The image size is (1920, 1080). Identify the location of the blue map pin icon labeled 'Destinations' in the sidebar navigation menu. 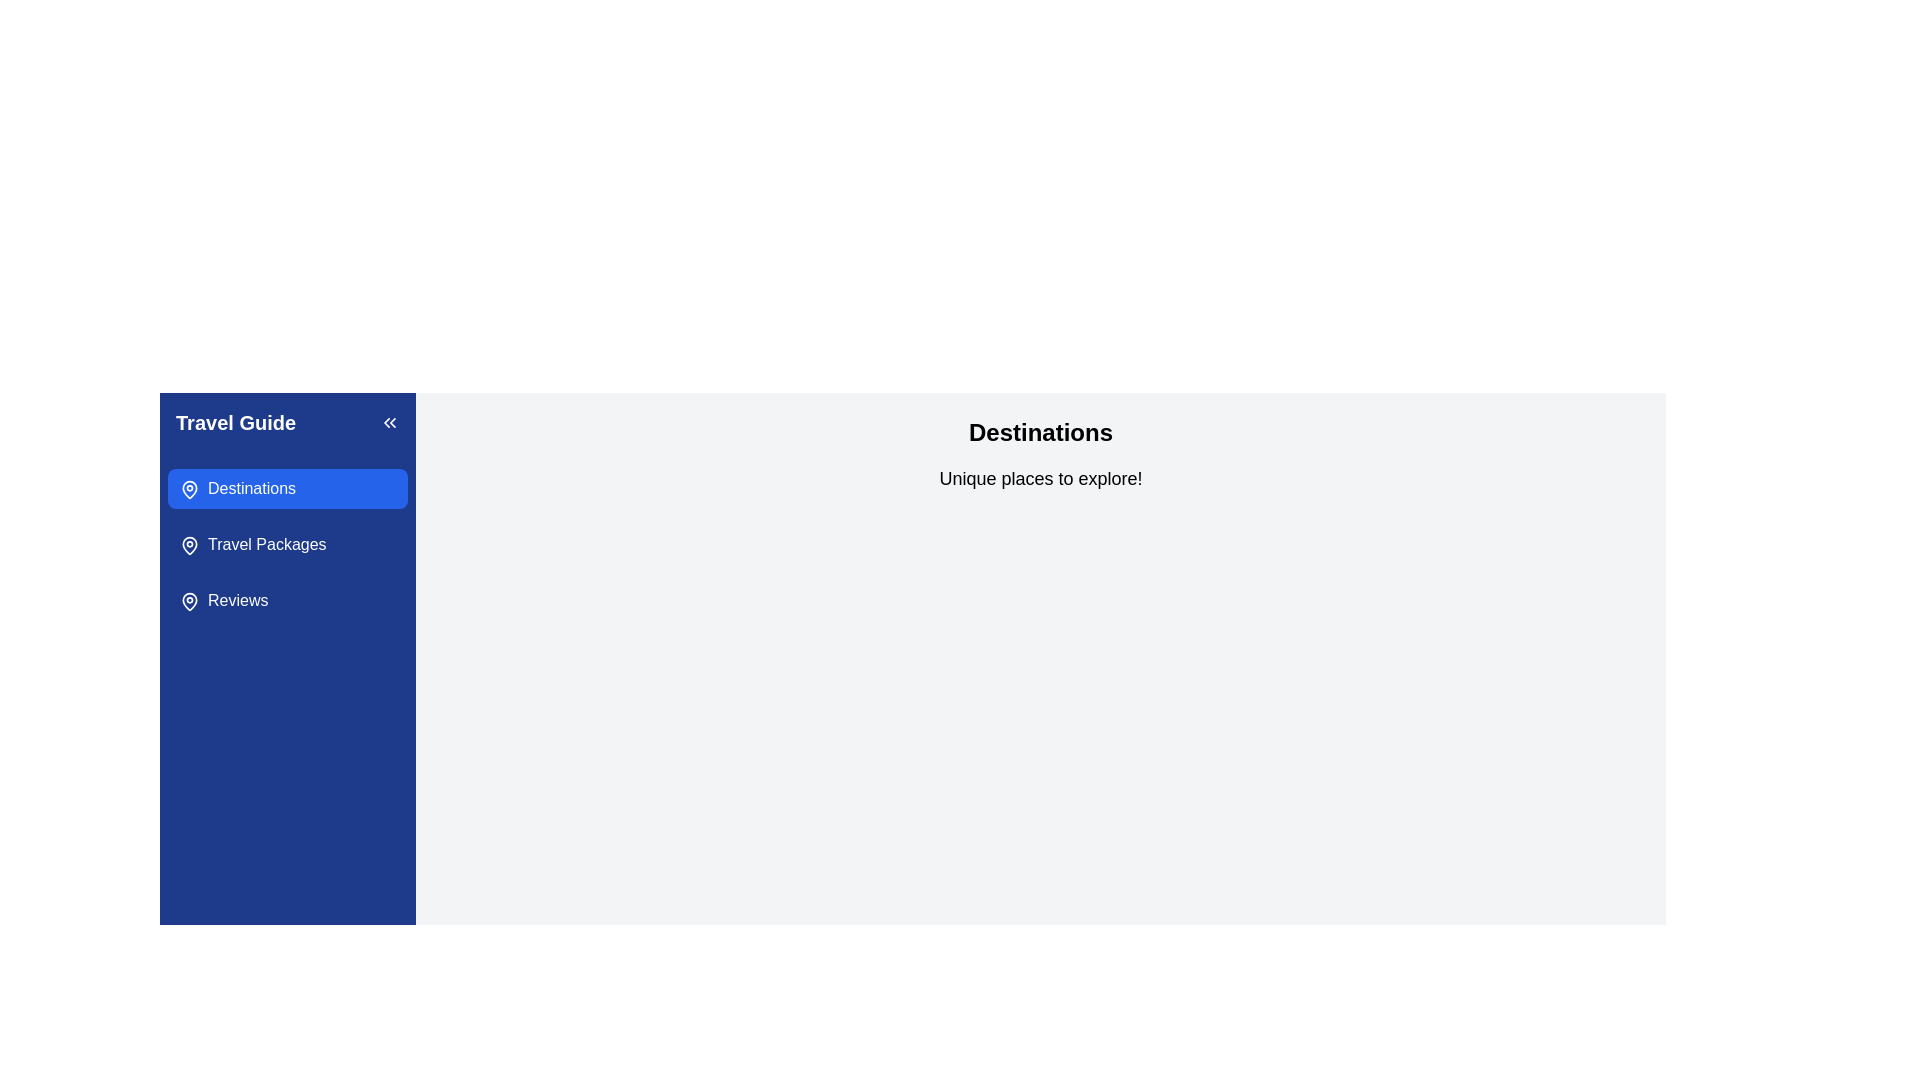
(190, 489).